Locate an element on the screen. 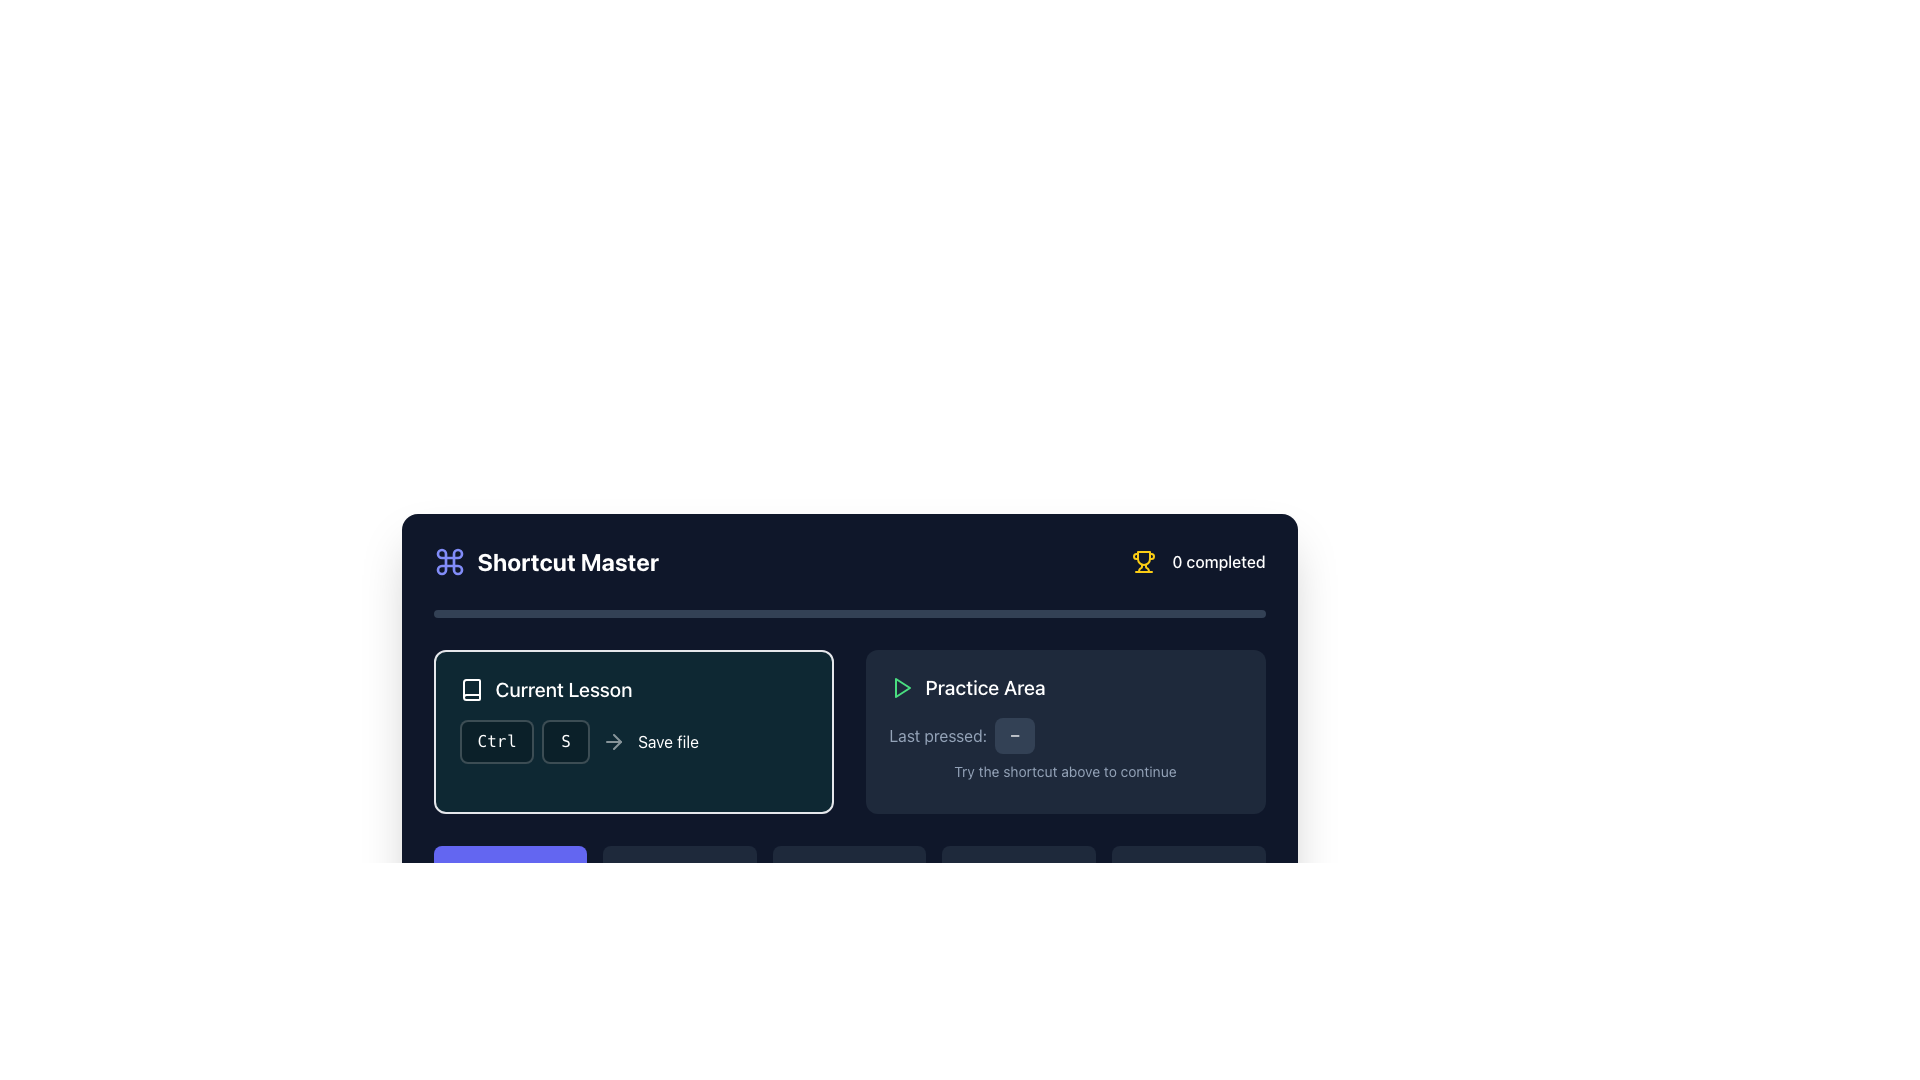  the static text label displaying 'Last pressed:' in light gray color, located near the center-right of the interface, just to the left of the button-like element with a hyphen ('-') is located at coordinates (937, 736).